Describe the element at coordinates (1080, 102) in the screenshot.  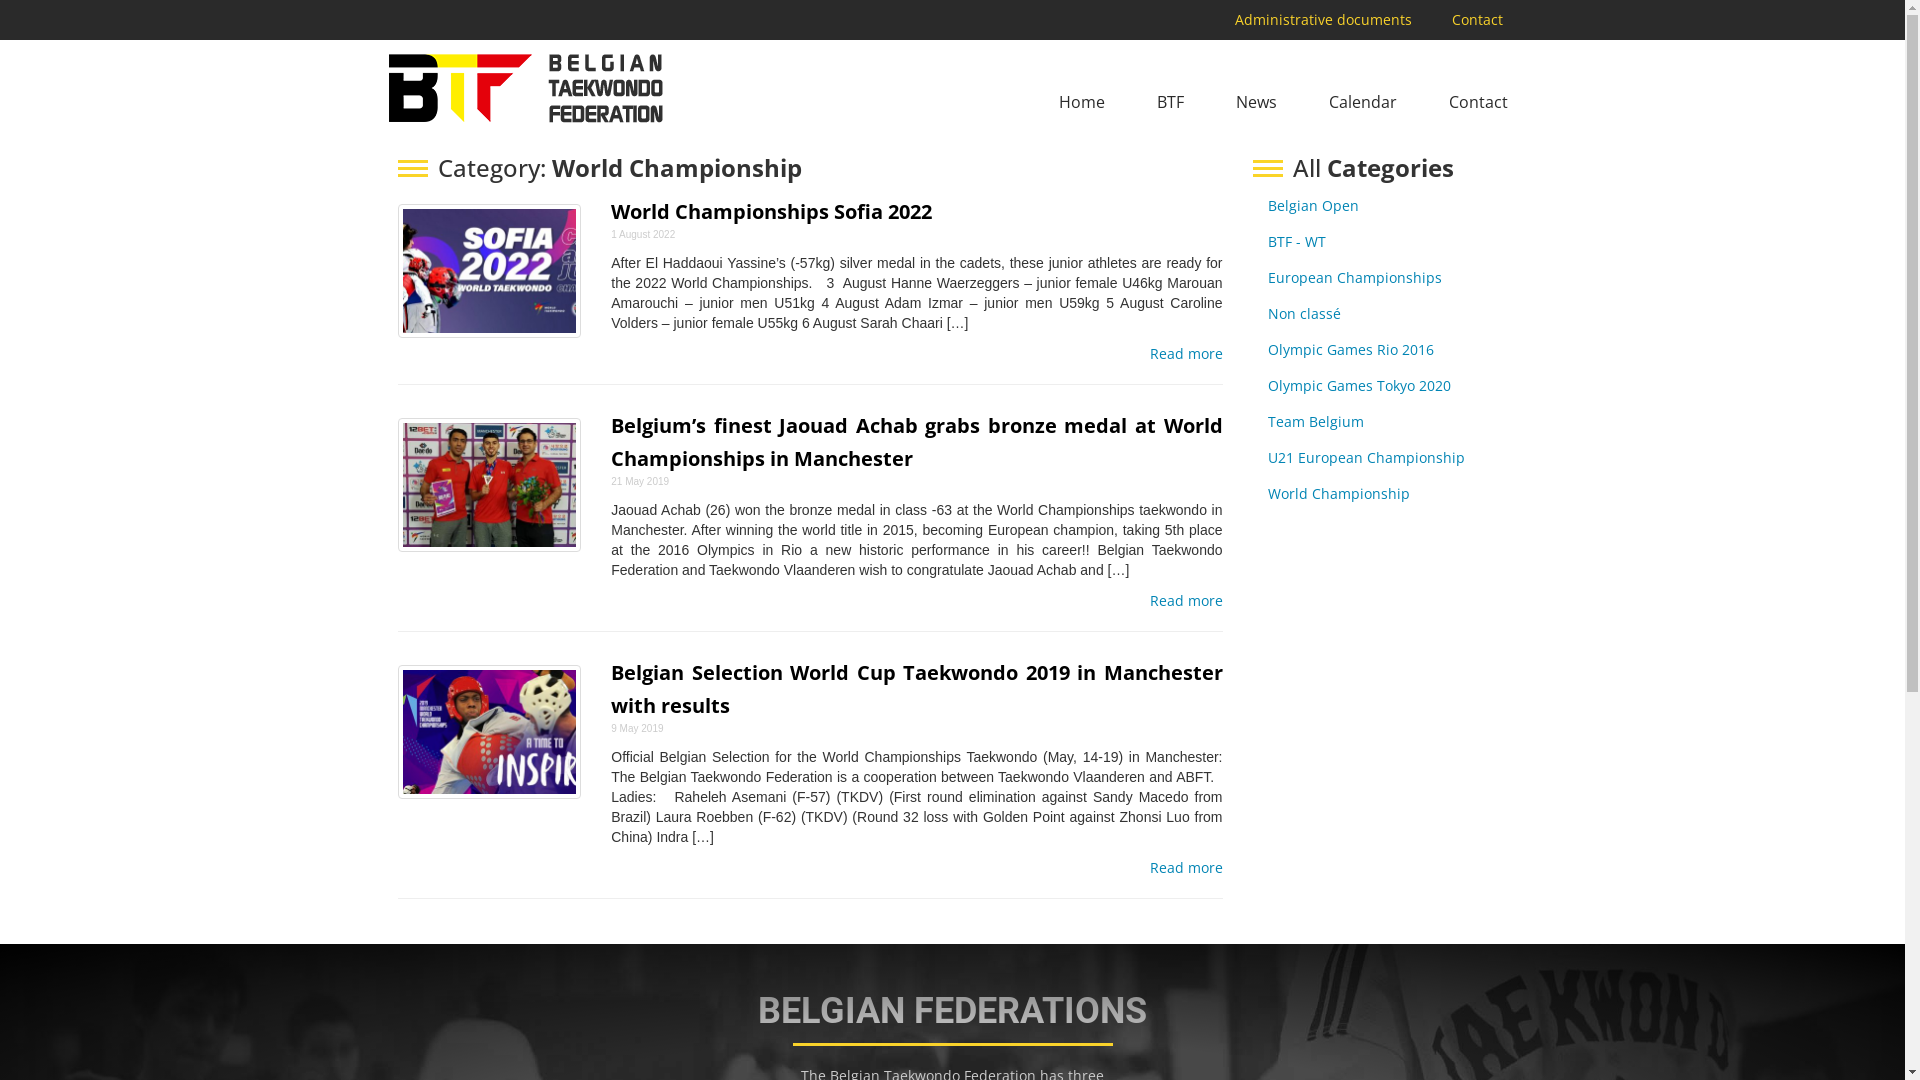
I see `'Home'` at that location.